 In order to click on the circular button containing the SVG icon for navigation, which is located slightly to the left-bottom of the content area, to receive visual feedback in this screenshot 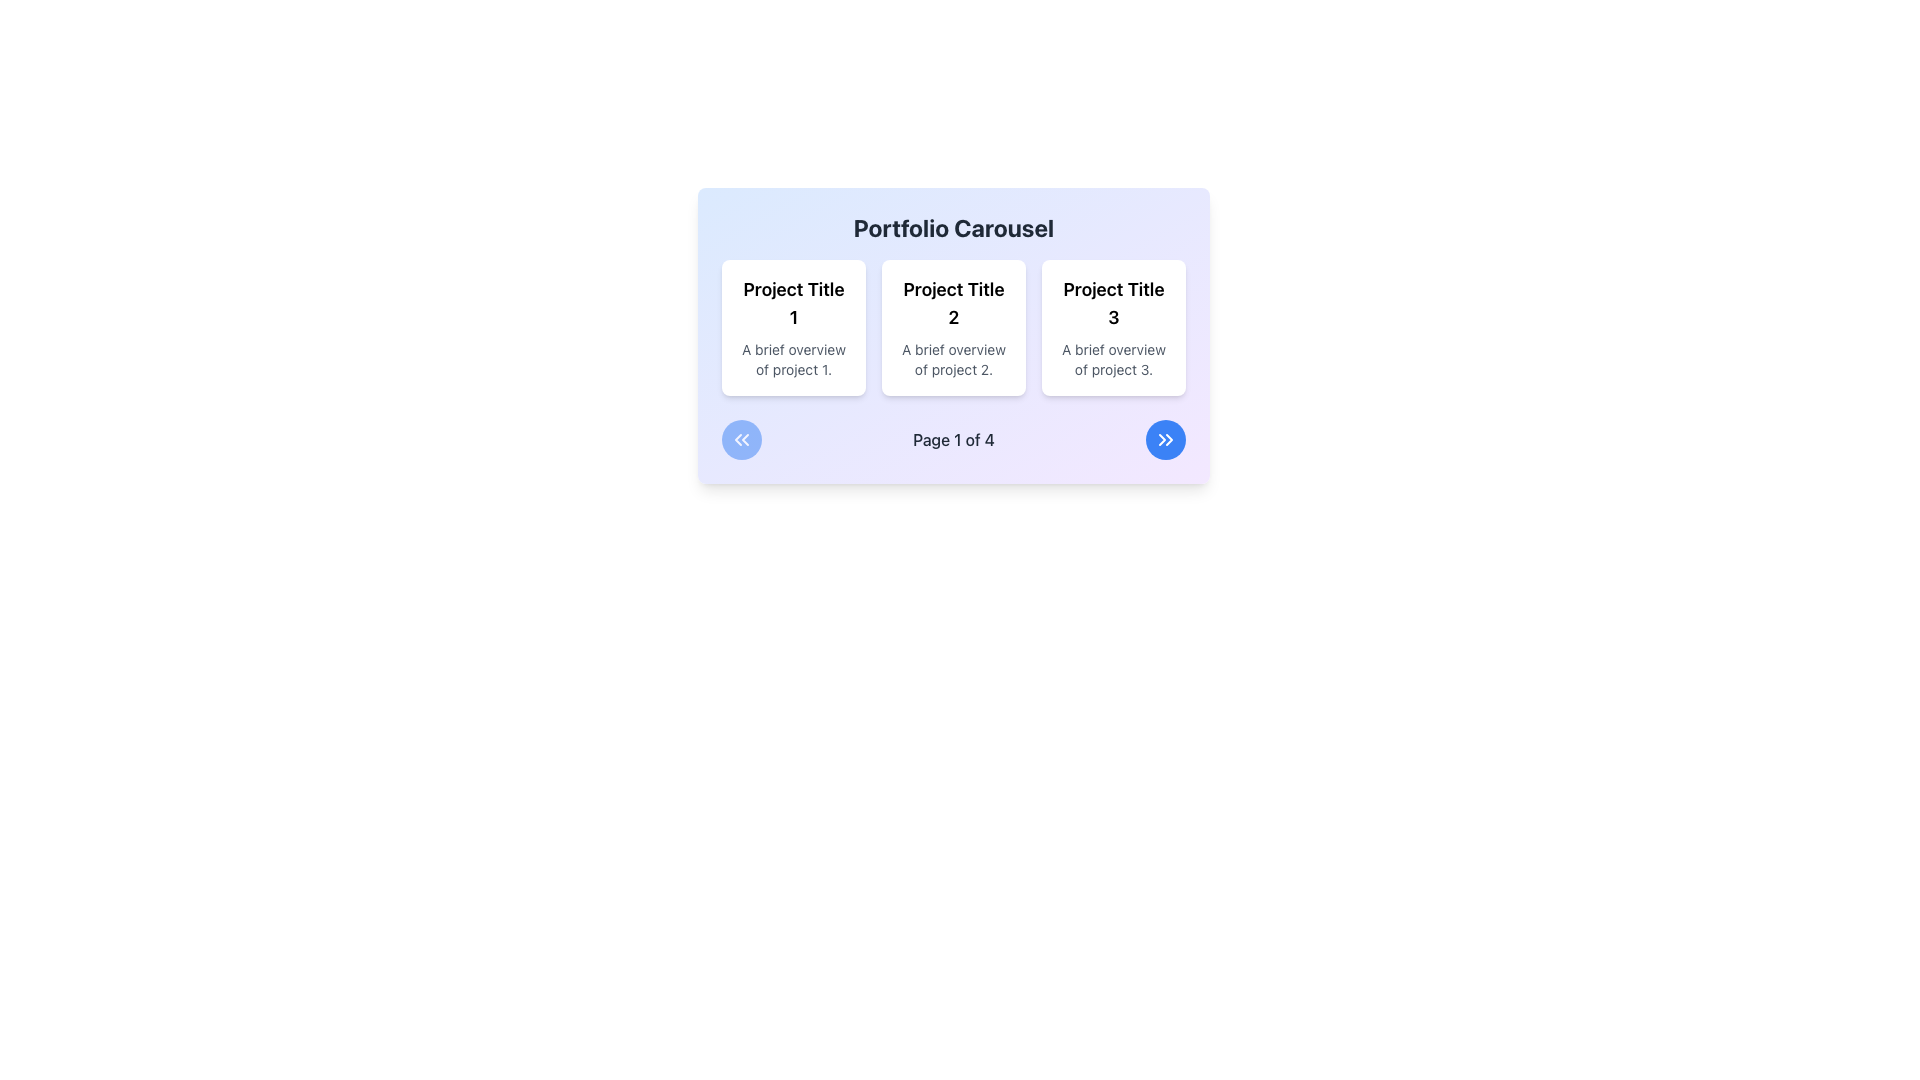, I will do `click(741, 438)`.